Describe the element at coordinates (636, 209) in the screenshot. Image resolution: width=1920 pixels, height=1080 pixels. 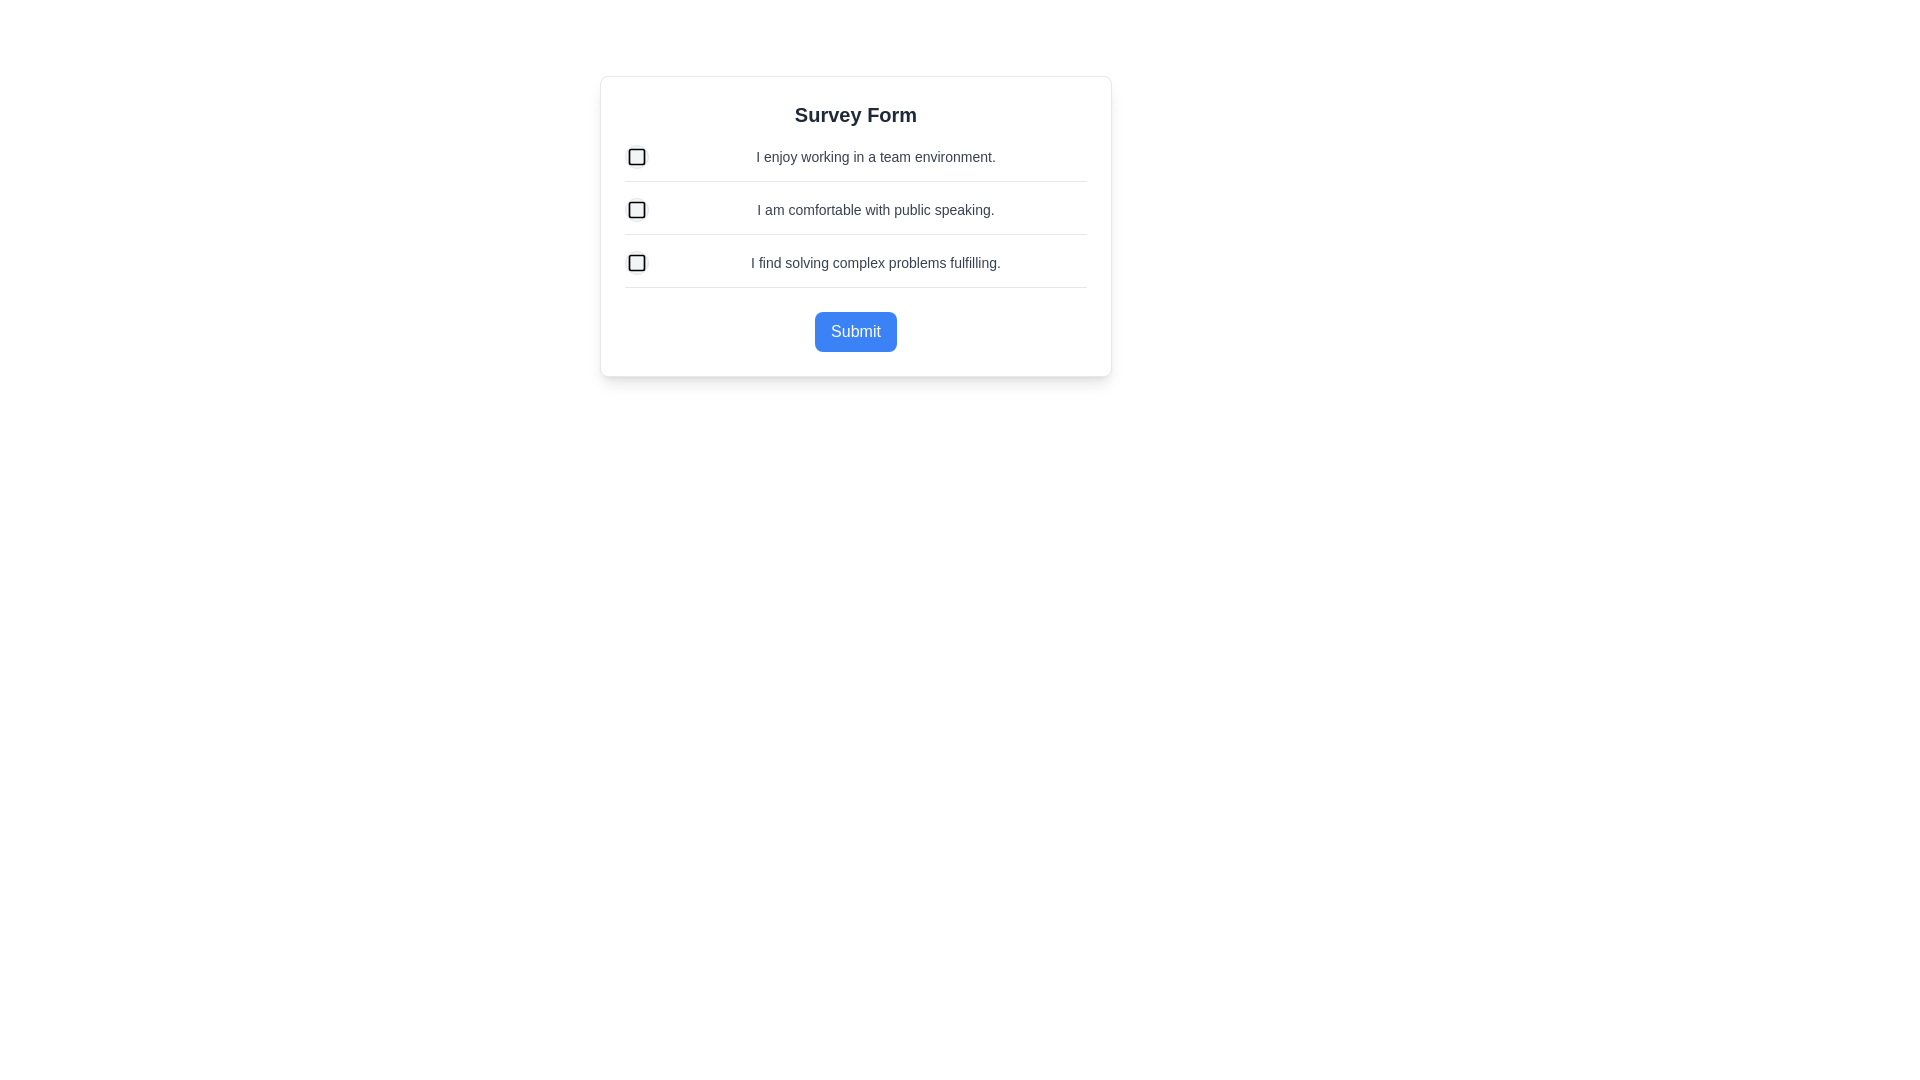
I see `the Checkbox indicator for the survey question 'I am comfortable with public speaking.'` at that location.